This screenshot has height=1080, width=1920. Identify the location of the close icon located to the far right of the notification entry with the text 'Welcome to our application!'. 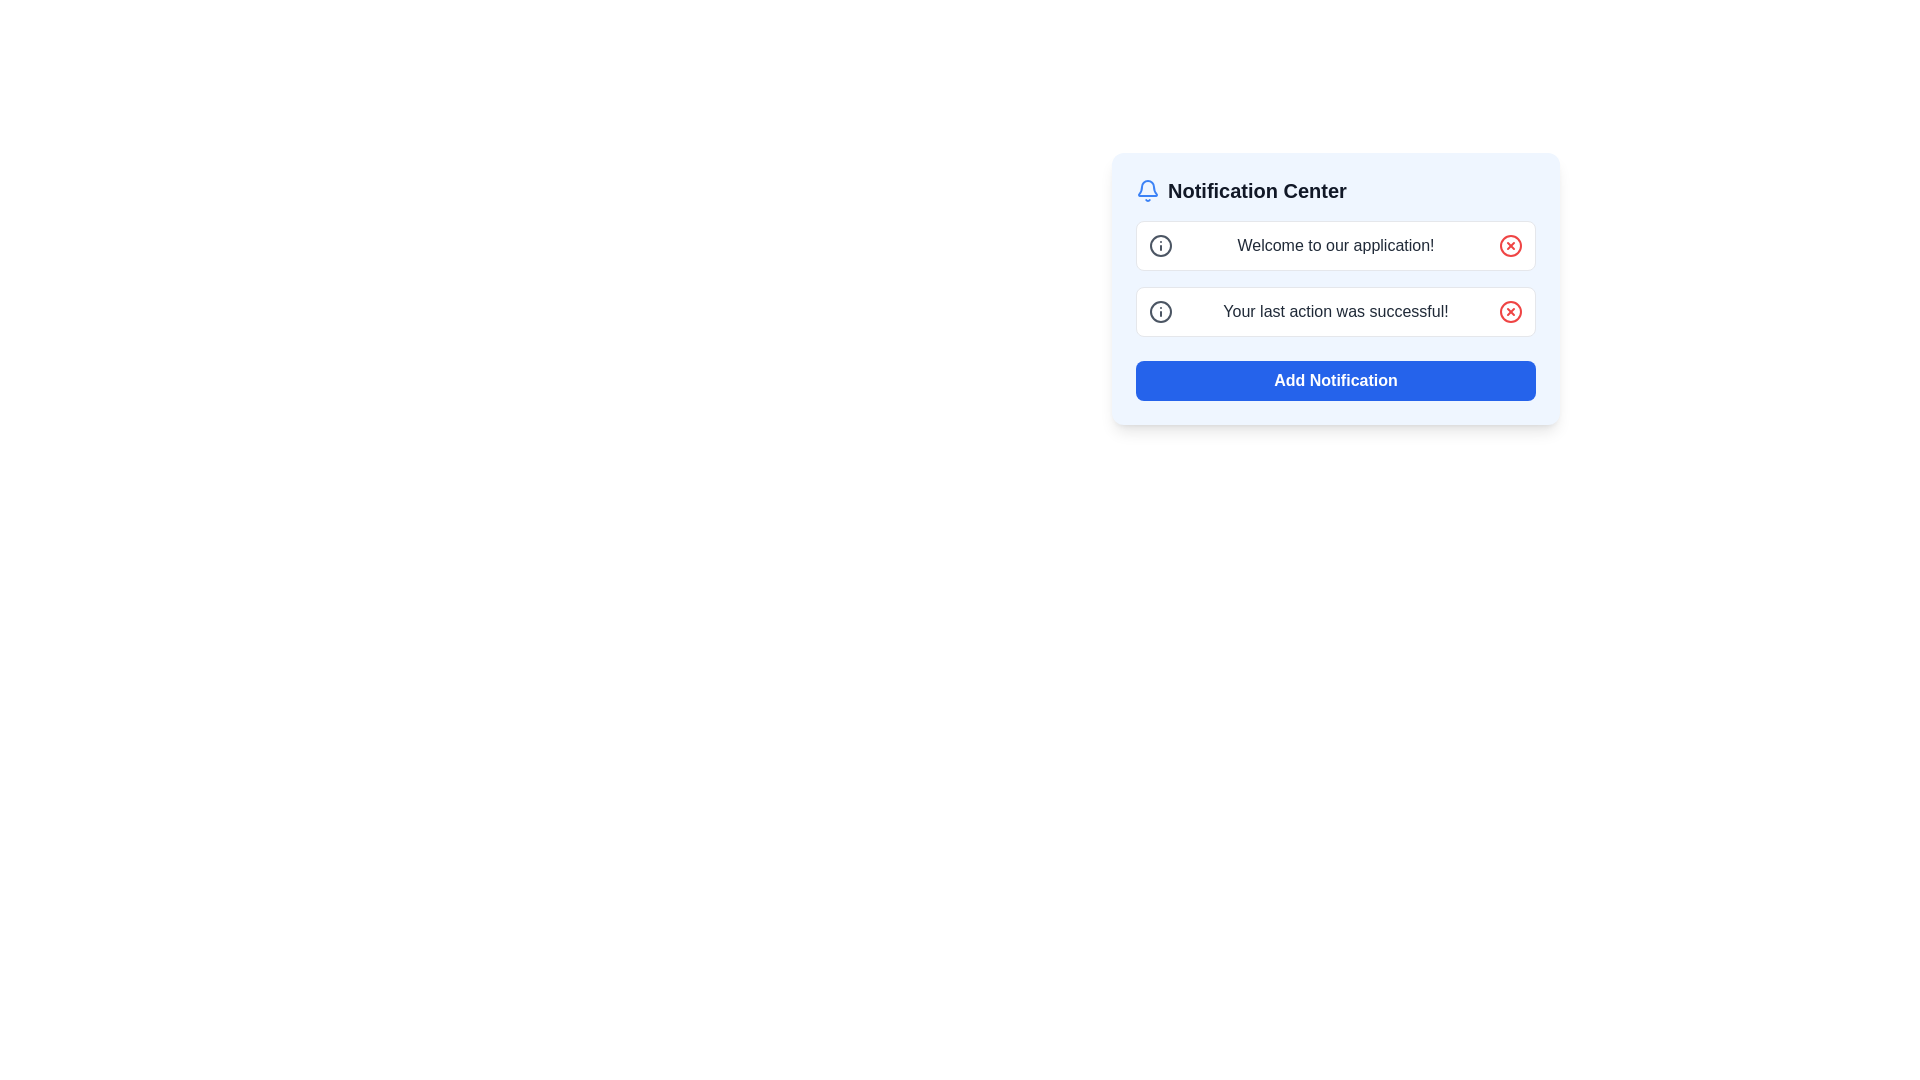
(1511, 245).